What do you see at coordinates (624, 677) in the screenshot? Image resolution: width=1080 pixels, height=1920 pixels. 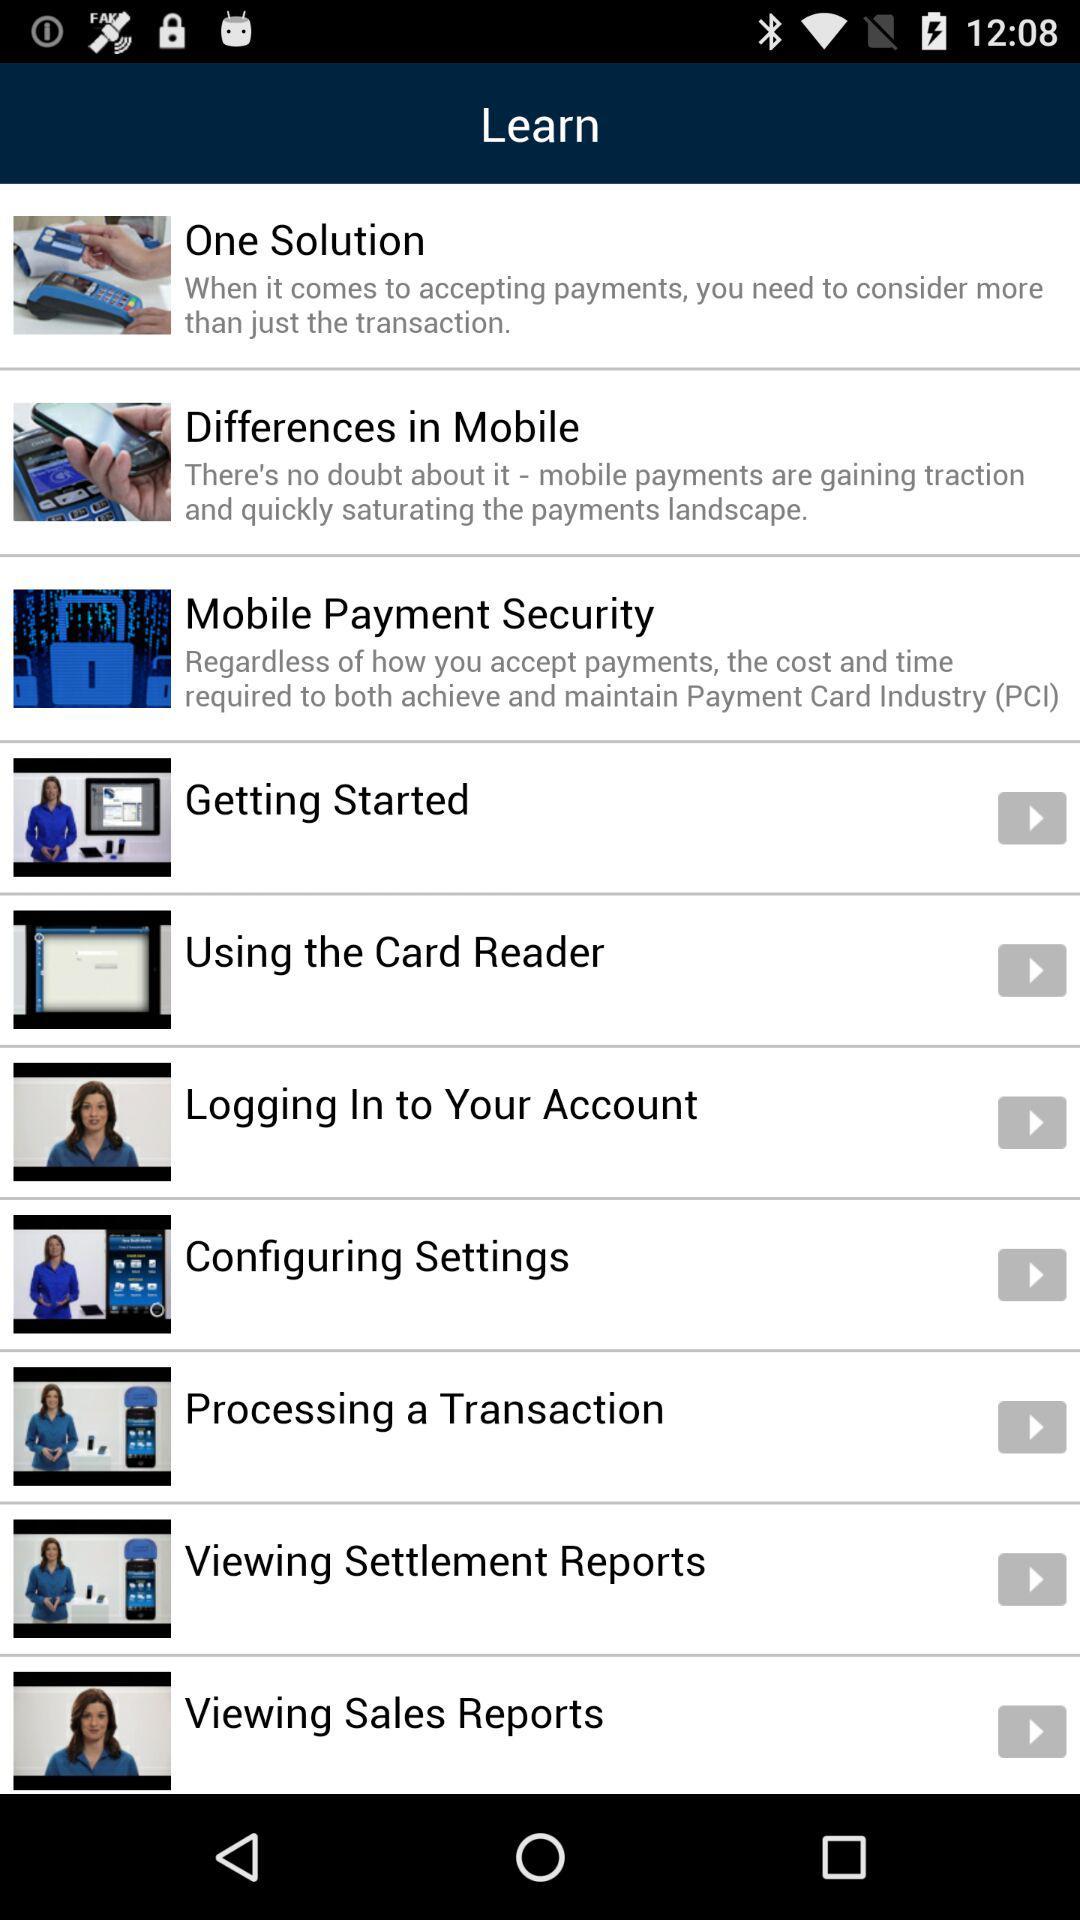 I see `the regardless of how icon` at bounding box center [624, 677].